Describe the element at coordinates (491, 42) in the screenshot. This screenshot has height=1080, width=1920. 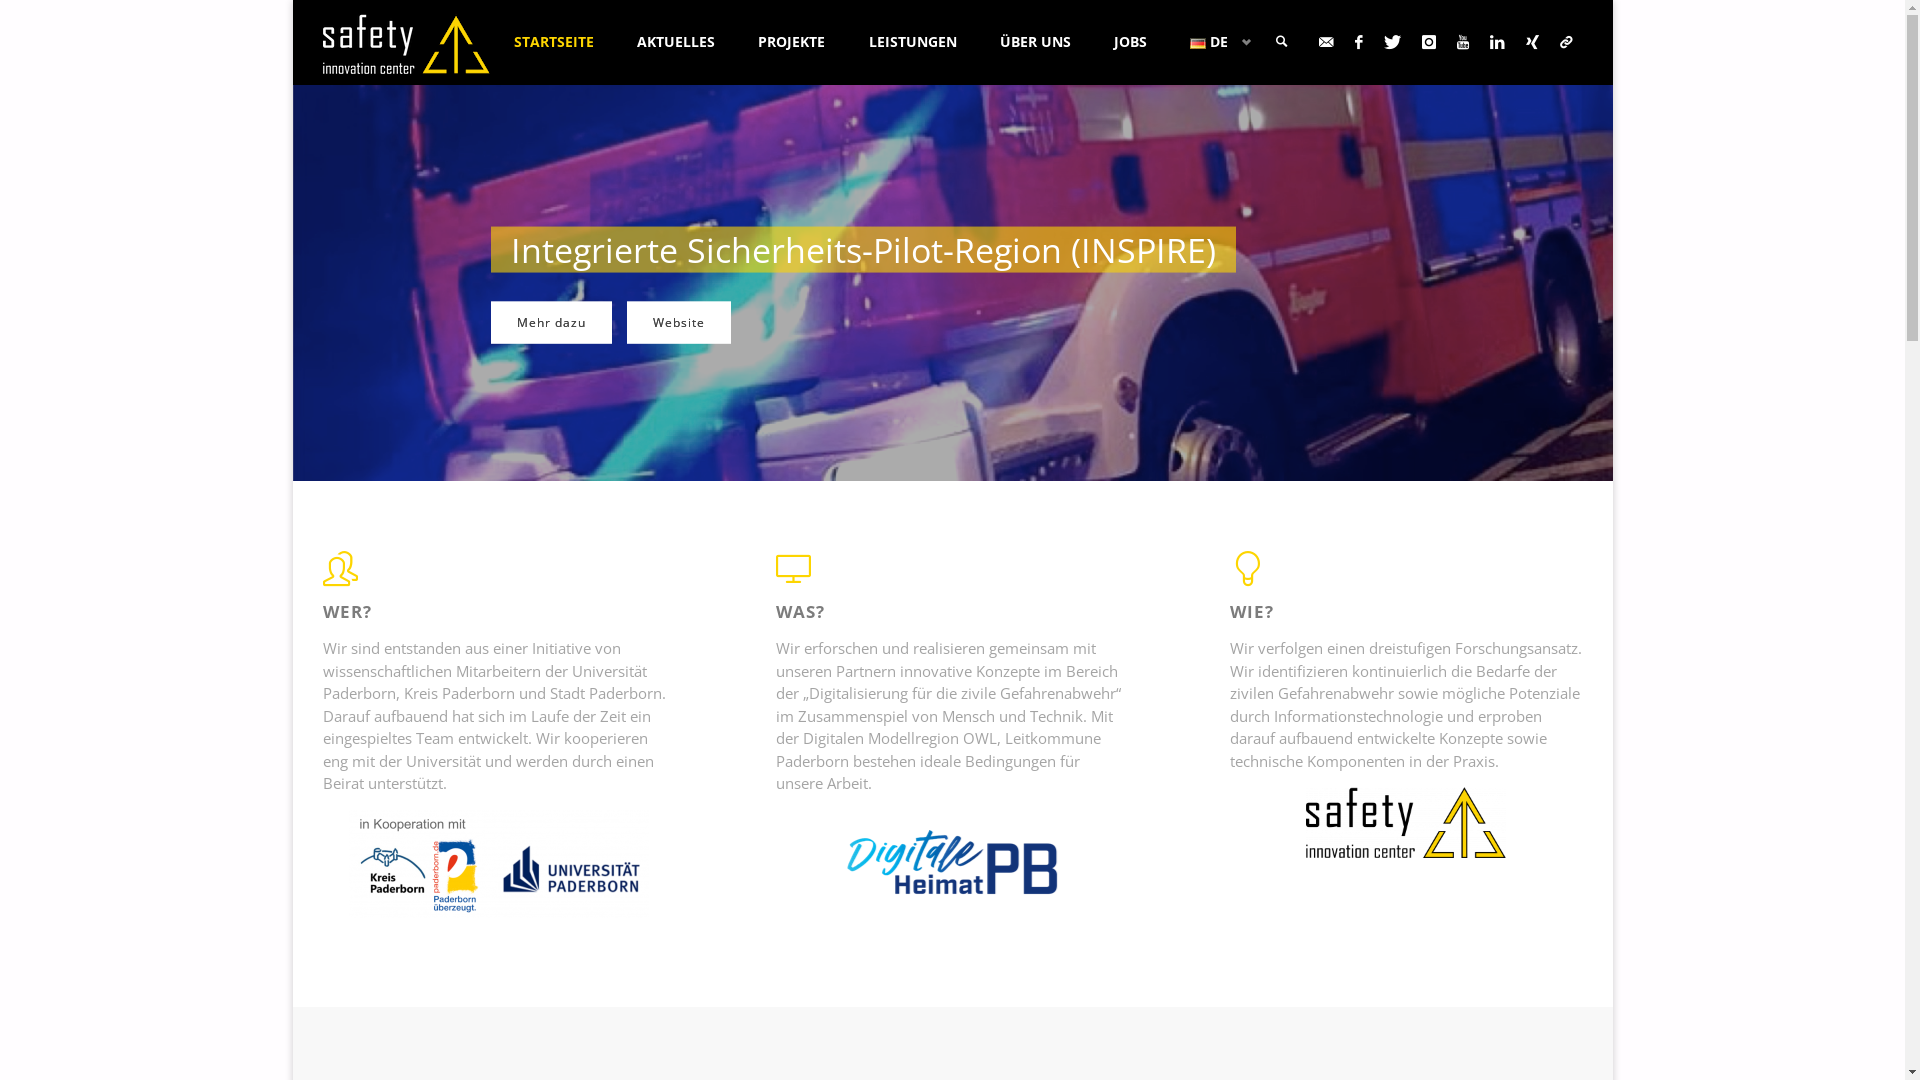
I see `'STARTSEITE'` at that location.